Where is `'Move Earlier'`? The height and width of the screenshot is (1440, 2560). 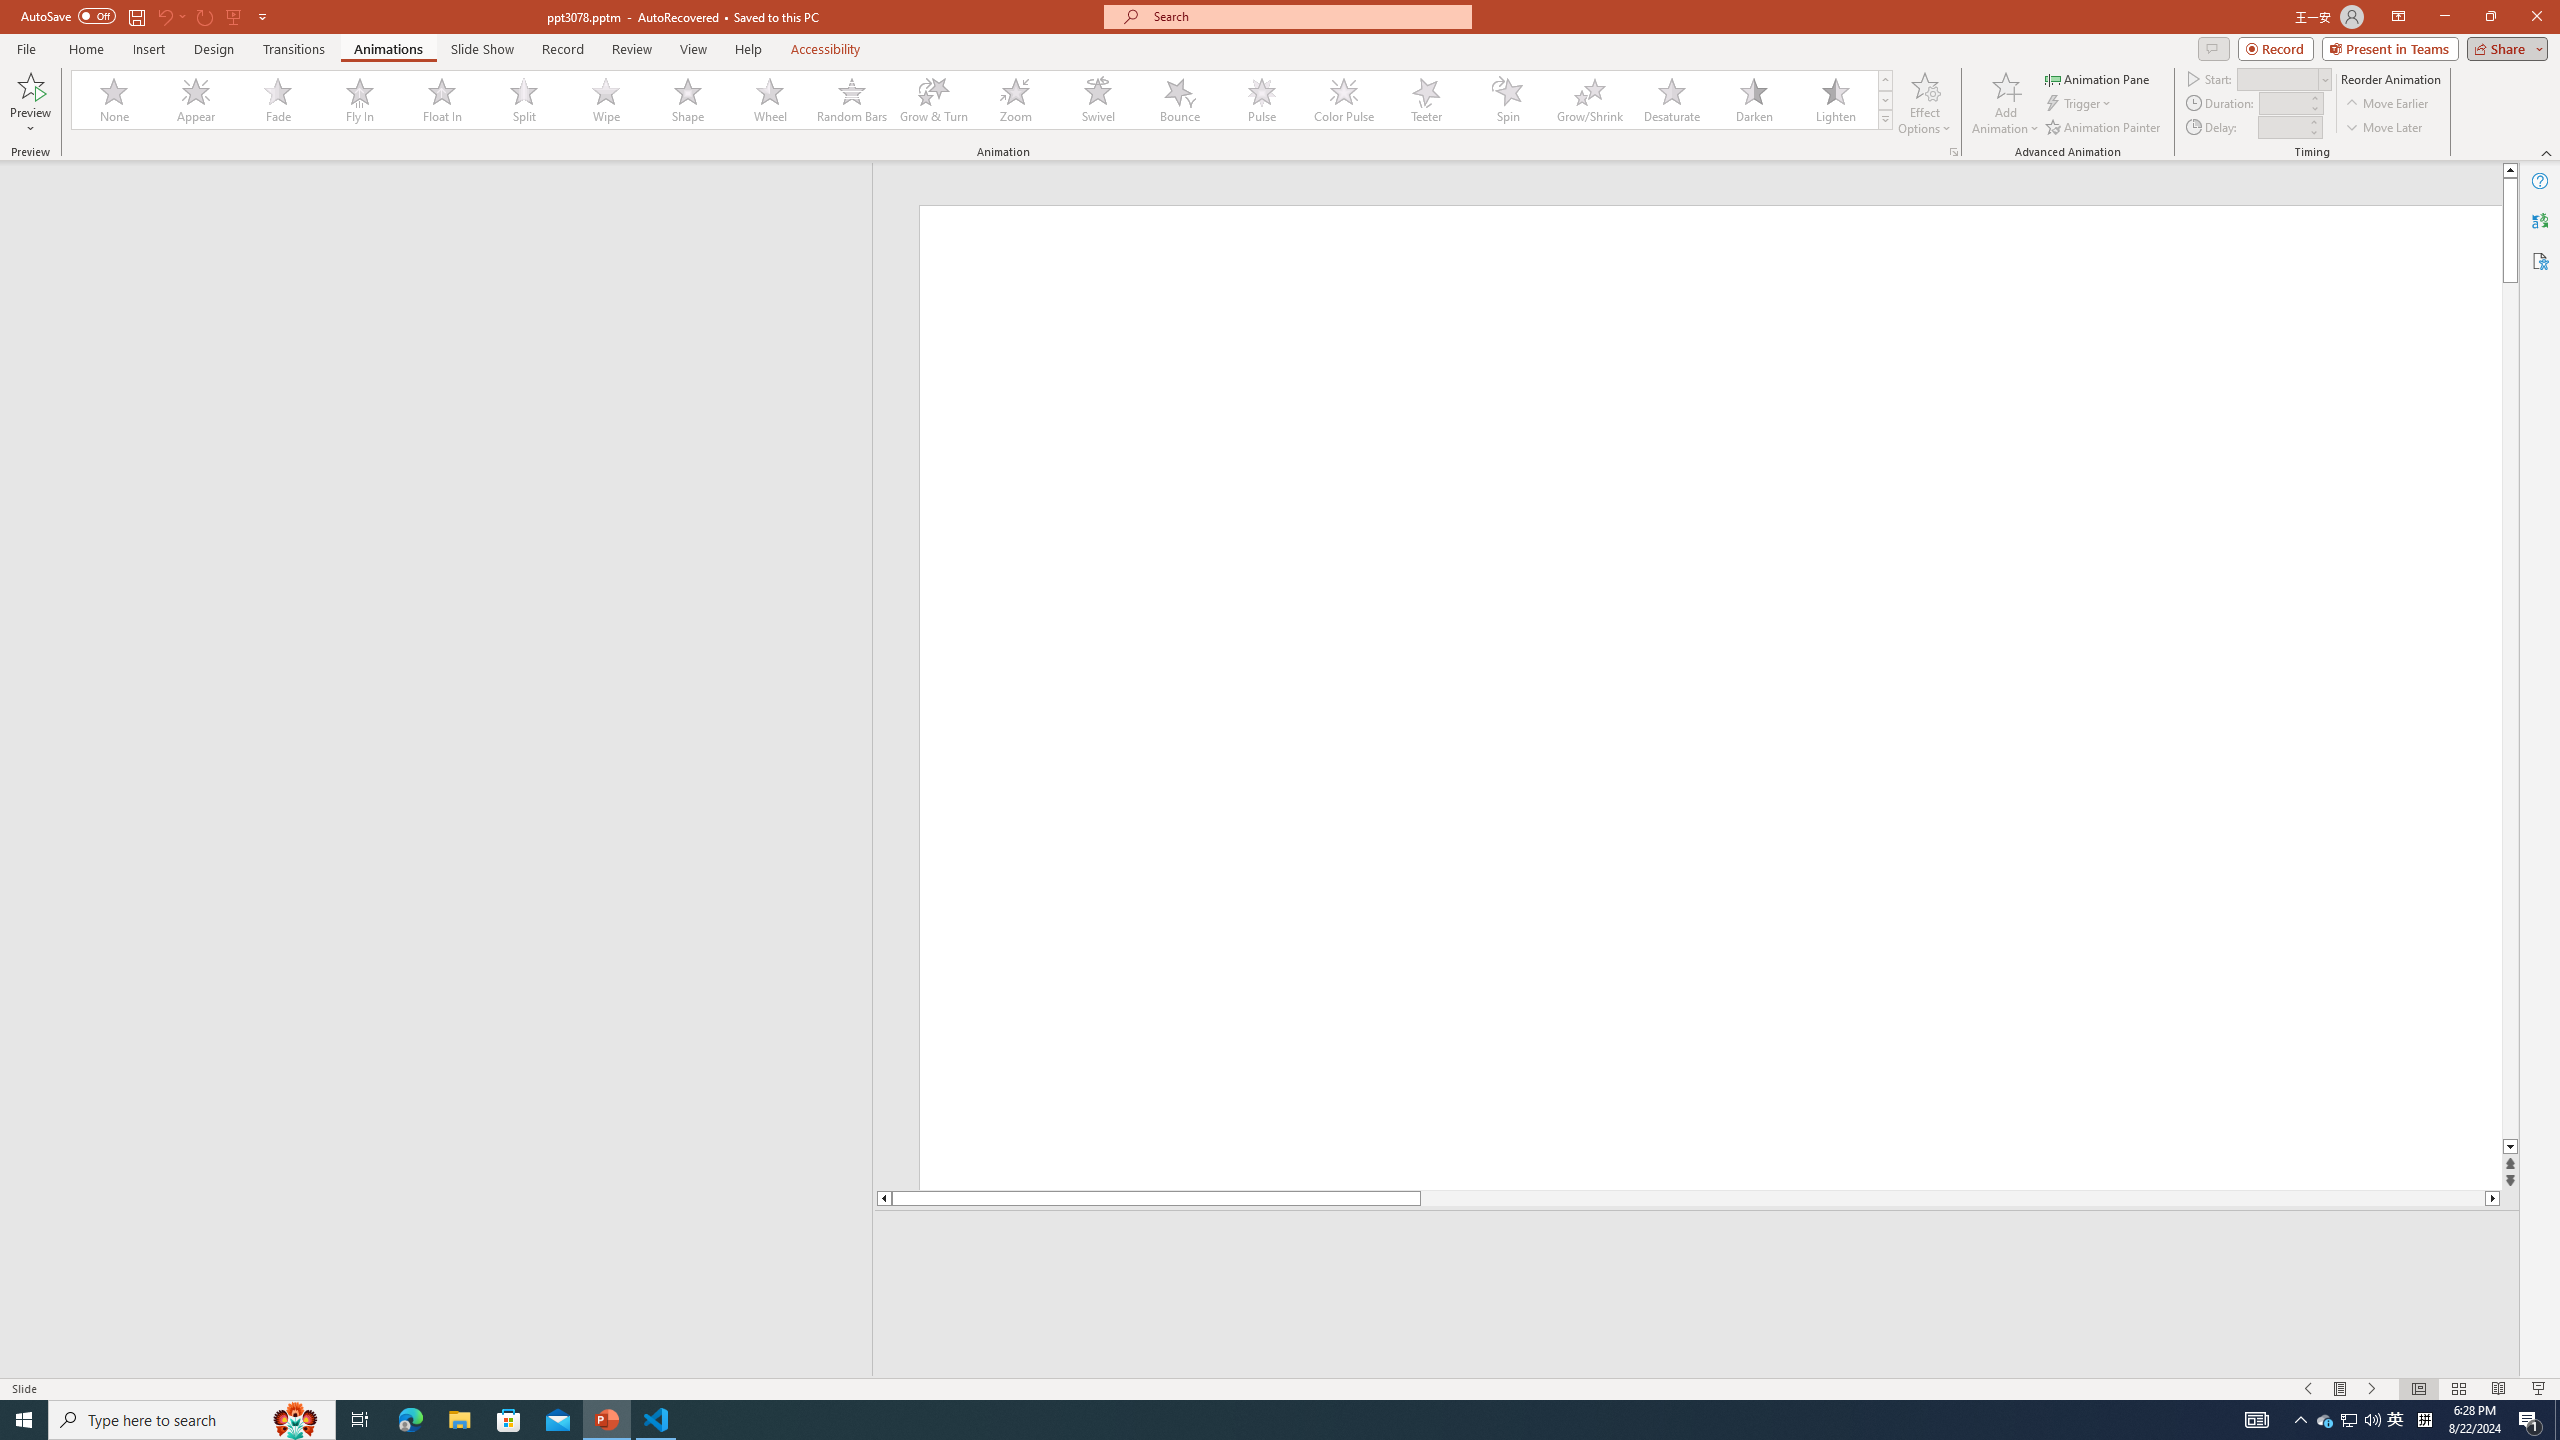 'Move Earlier' is located at coordinates (2386, 103).